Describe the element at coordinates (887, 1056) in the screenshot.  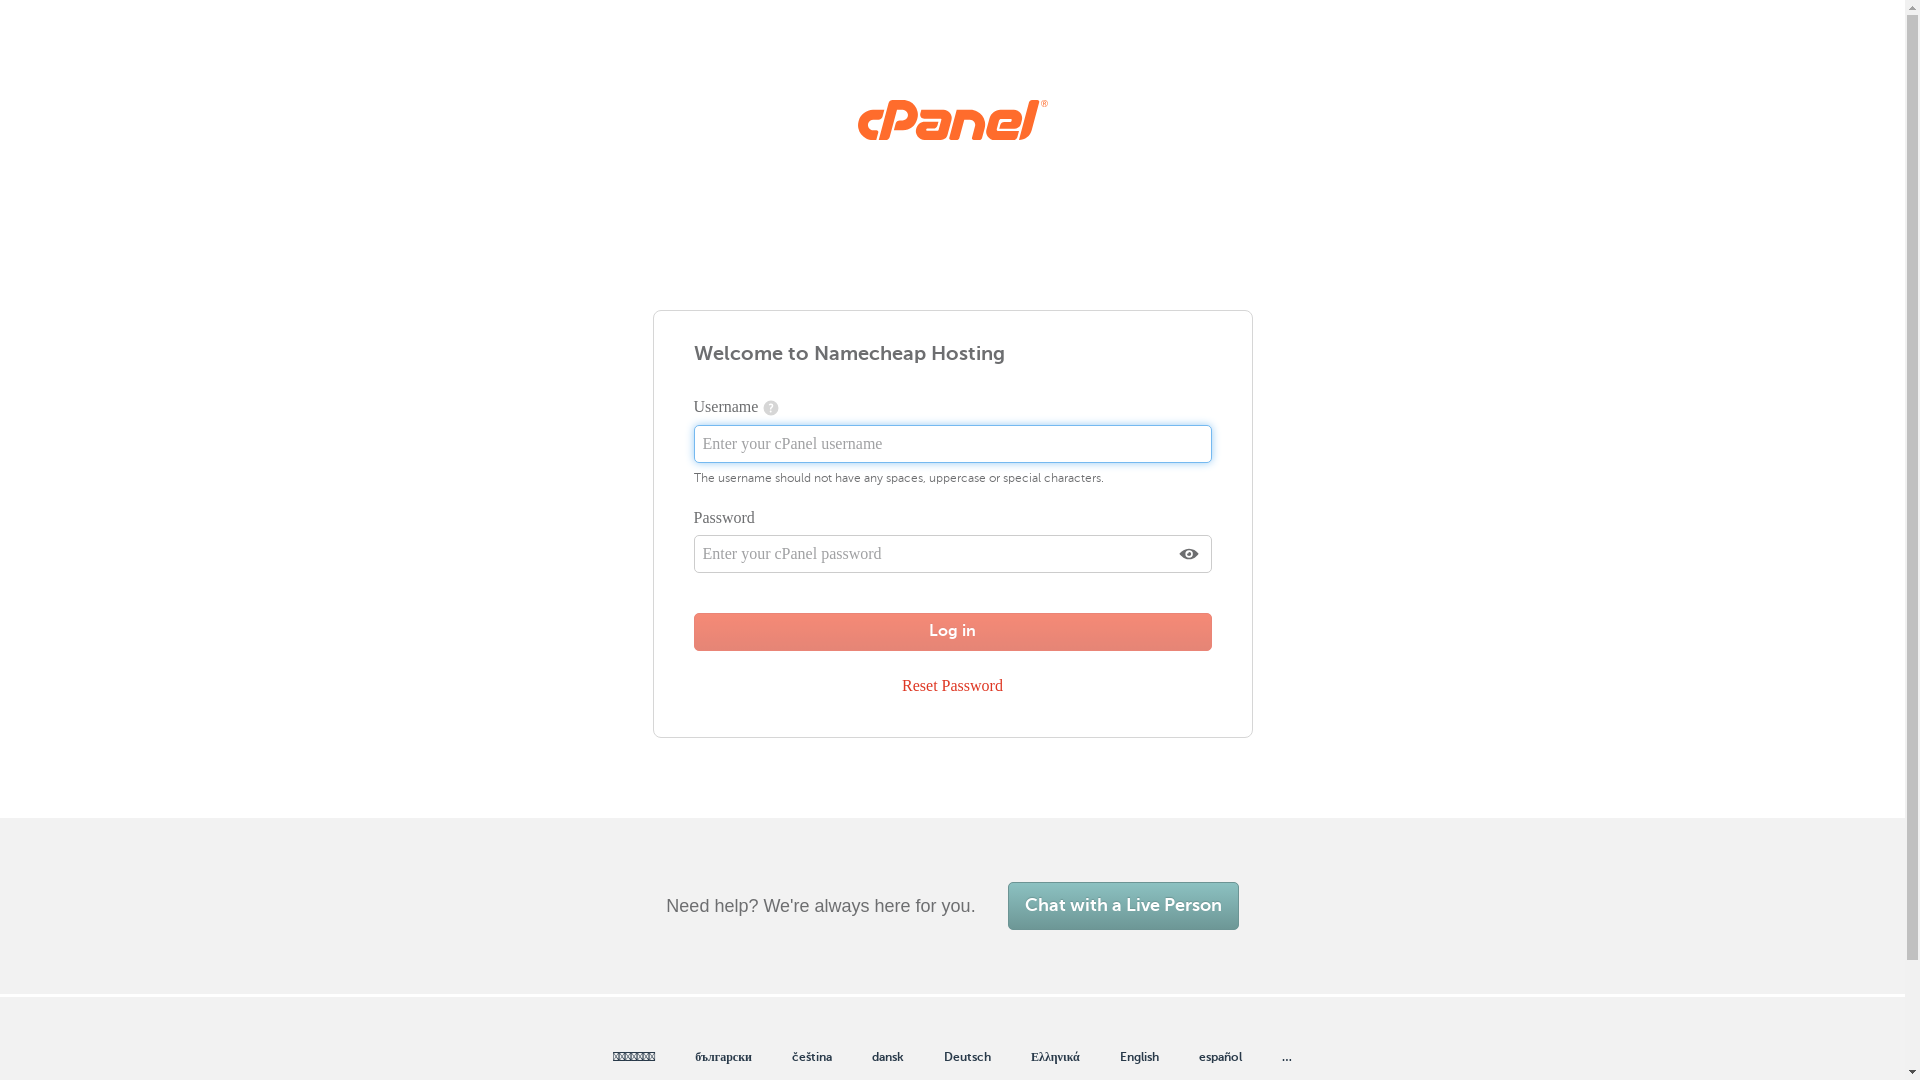
I see `'dansk'` at that location.